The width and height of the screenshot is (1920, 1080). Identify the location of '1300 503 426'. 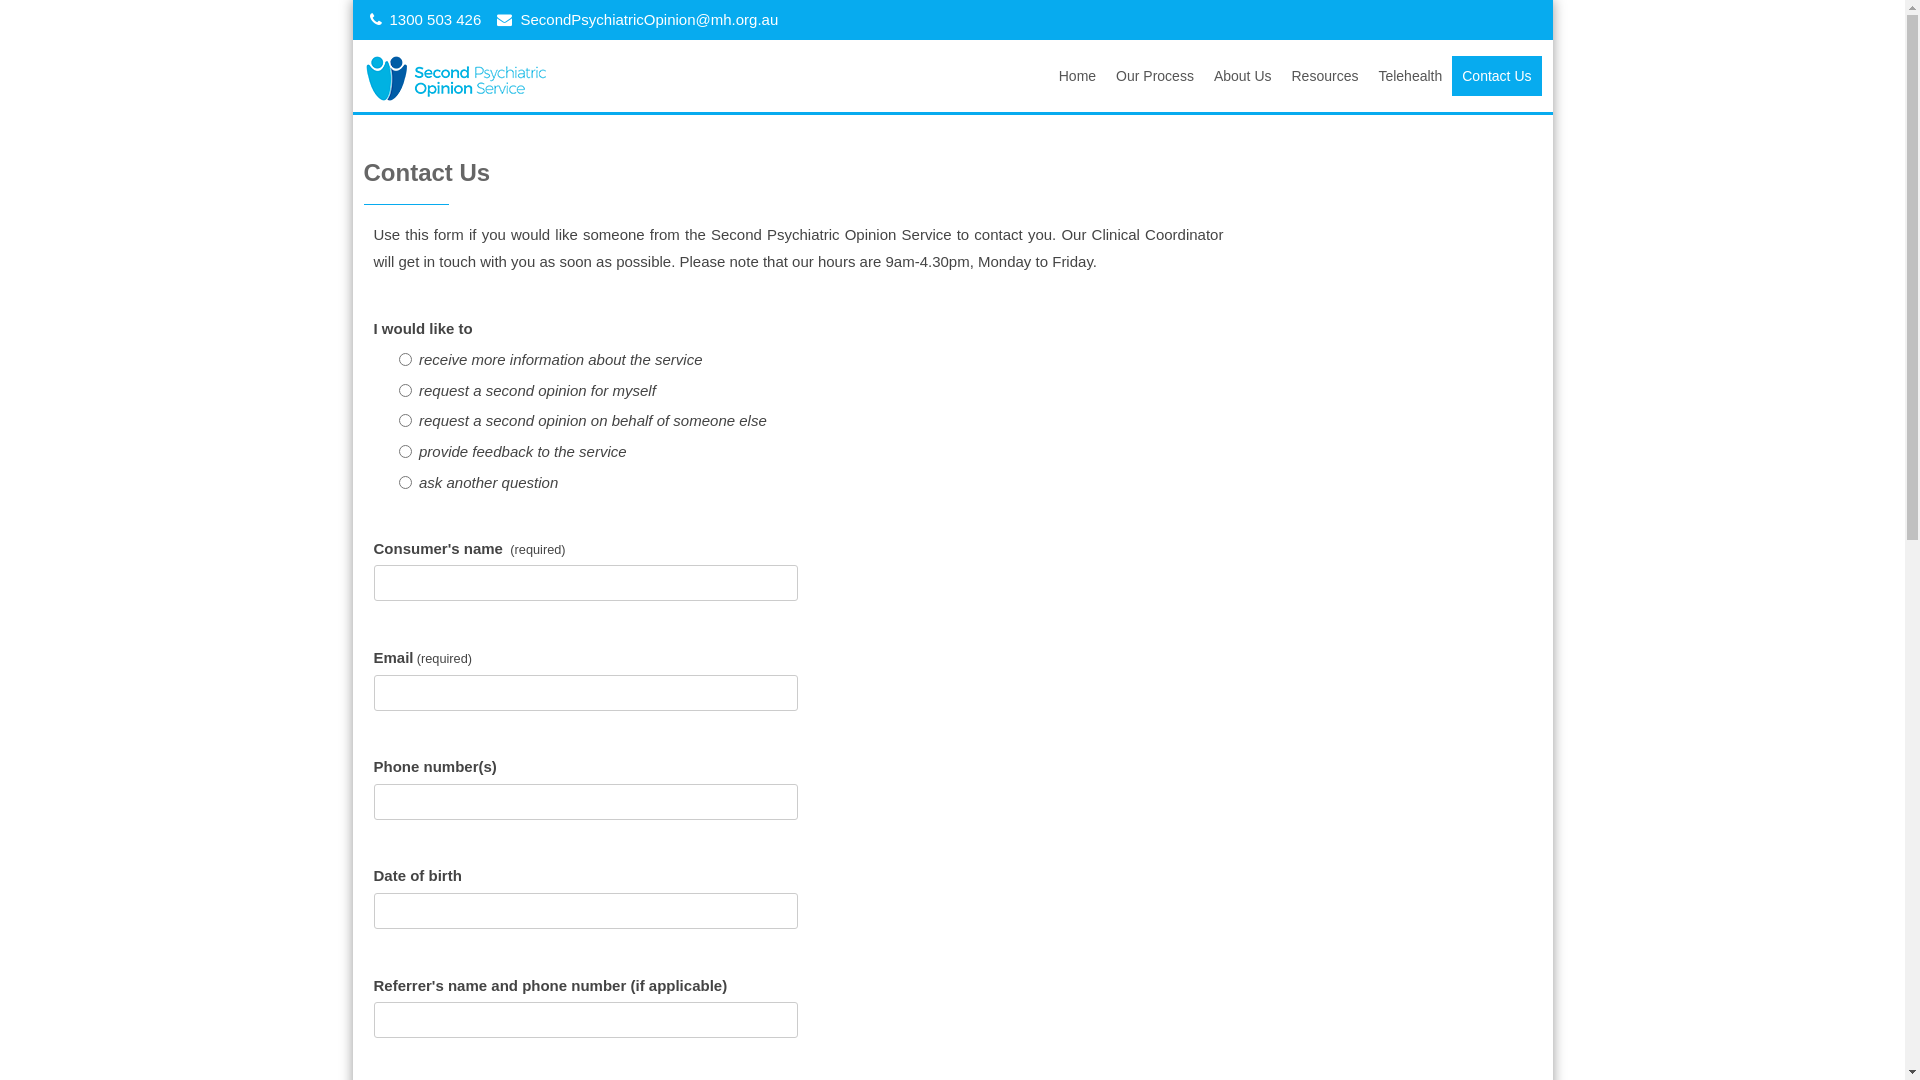
(435, 19).